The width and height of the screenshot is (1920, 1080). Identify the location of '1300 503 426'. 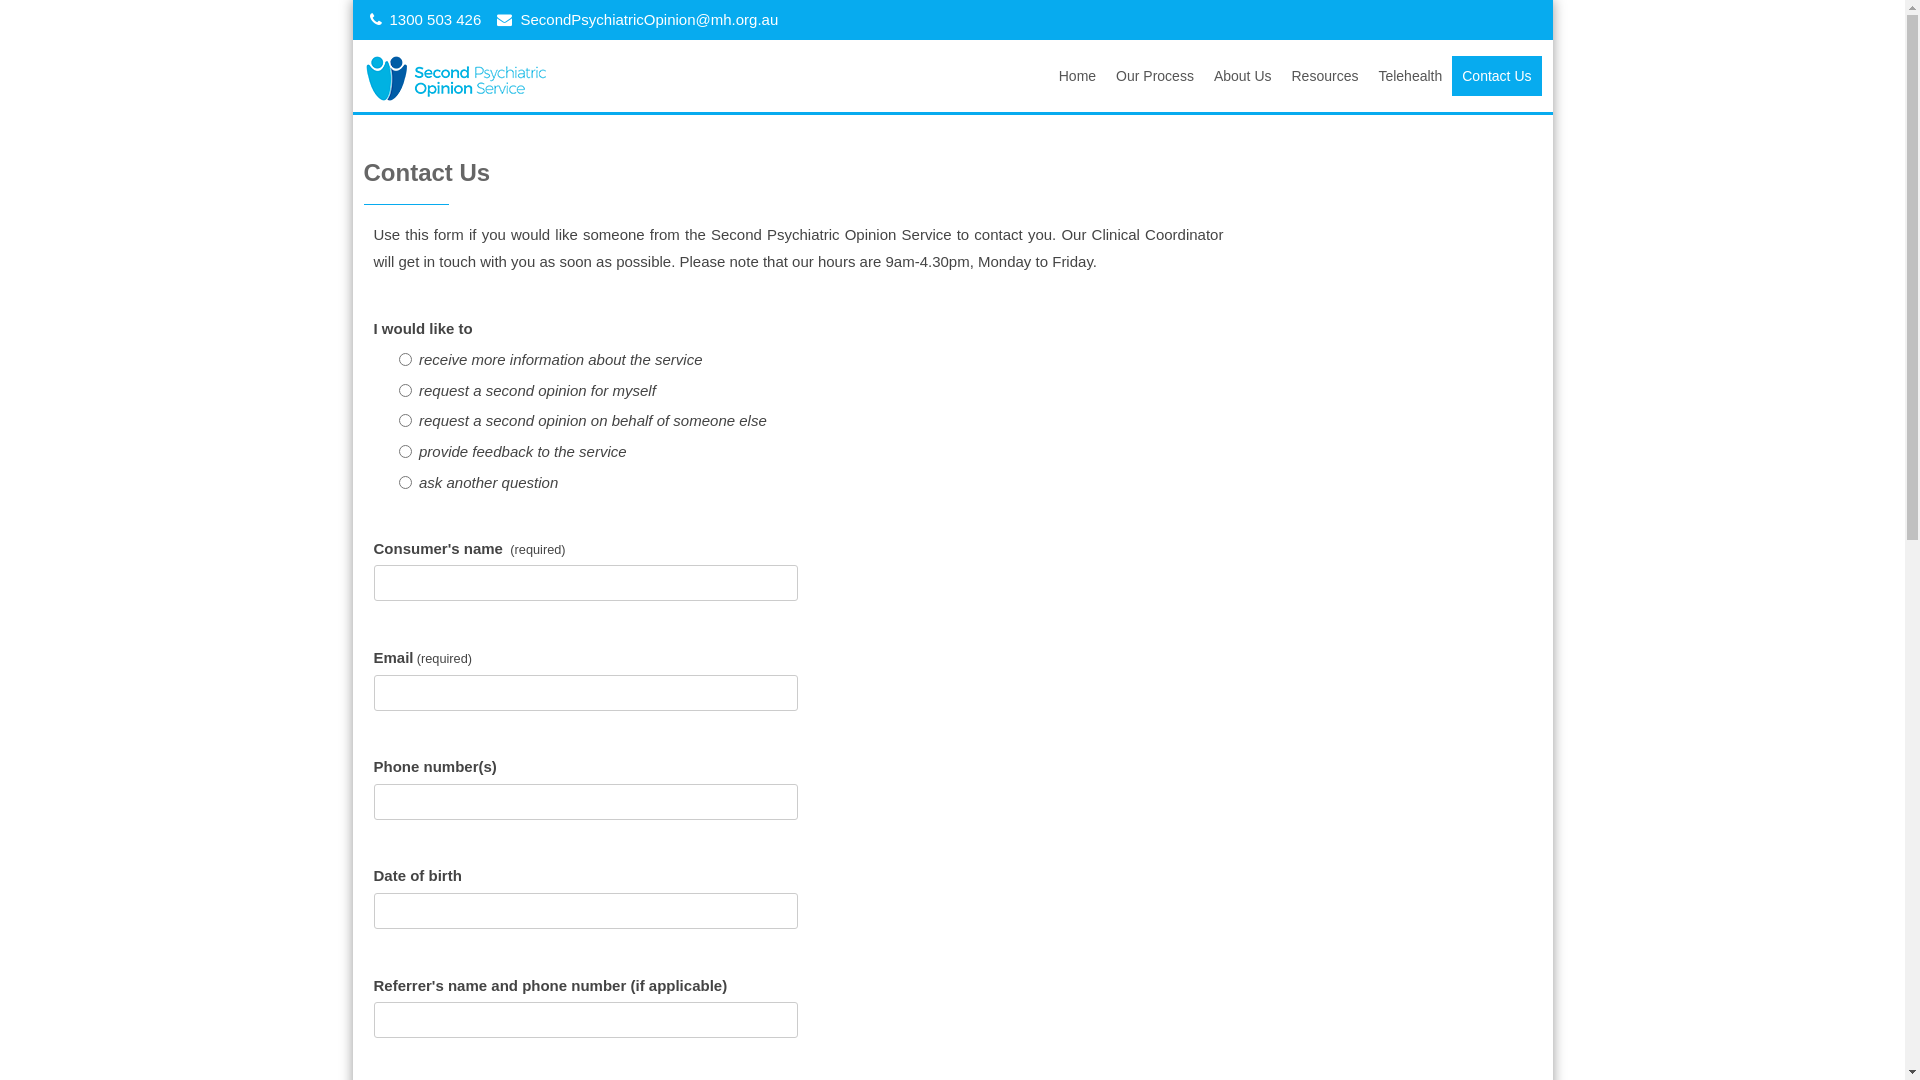
(435, 19).